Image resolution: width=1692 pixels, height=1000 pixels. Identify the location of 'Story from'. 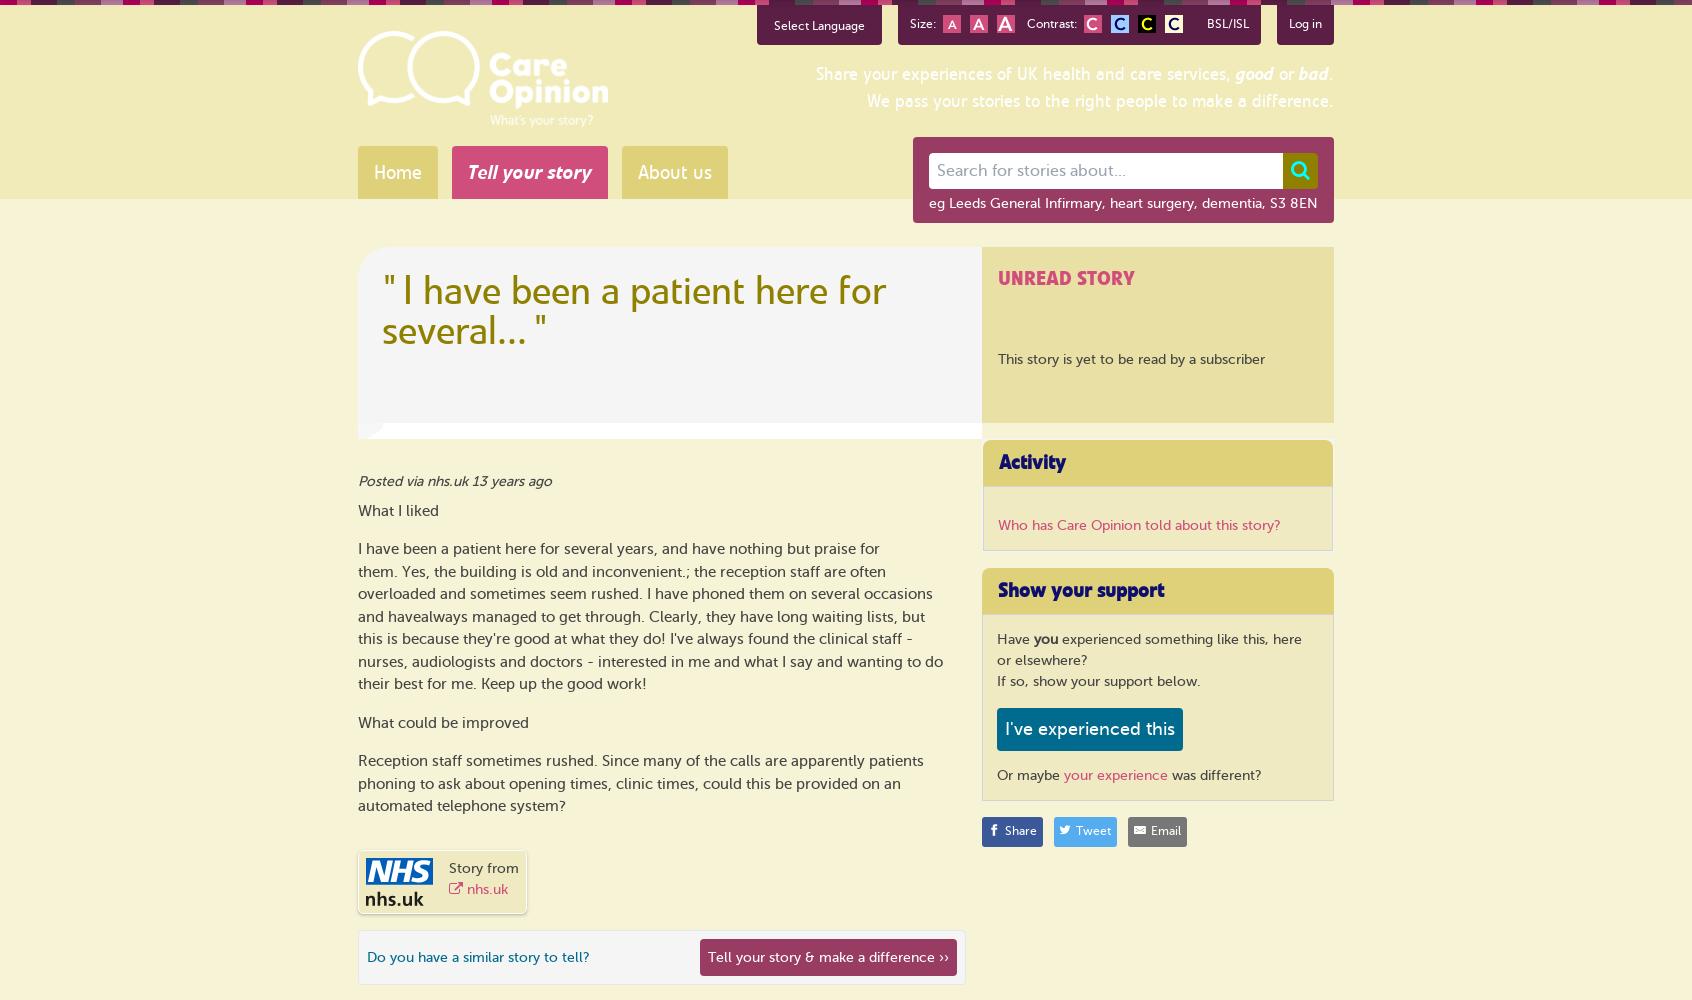
(483, 866).